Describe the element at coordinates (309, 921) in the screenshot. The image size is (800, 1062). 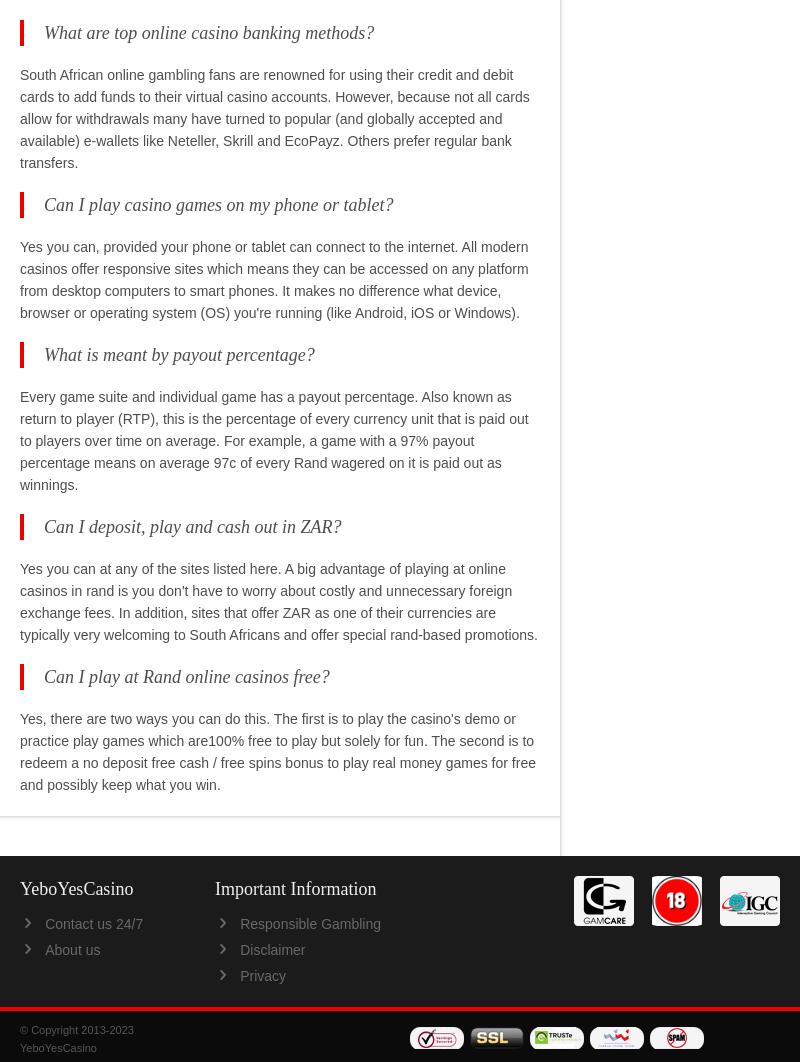
I see `'Responsible Gambling'` at that location.